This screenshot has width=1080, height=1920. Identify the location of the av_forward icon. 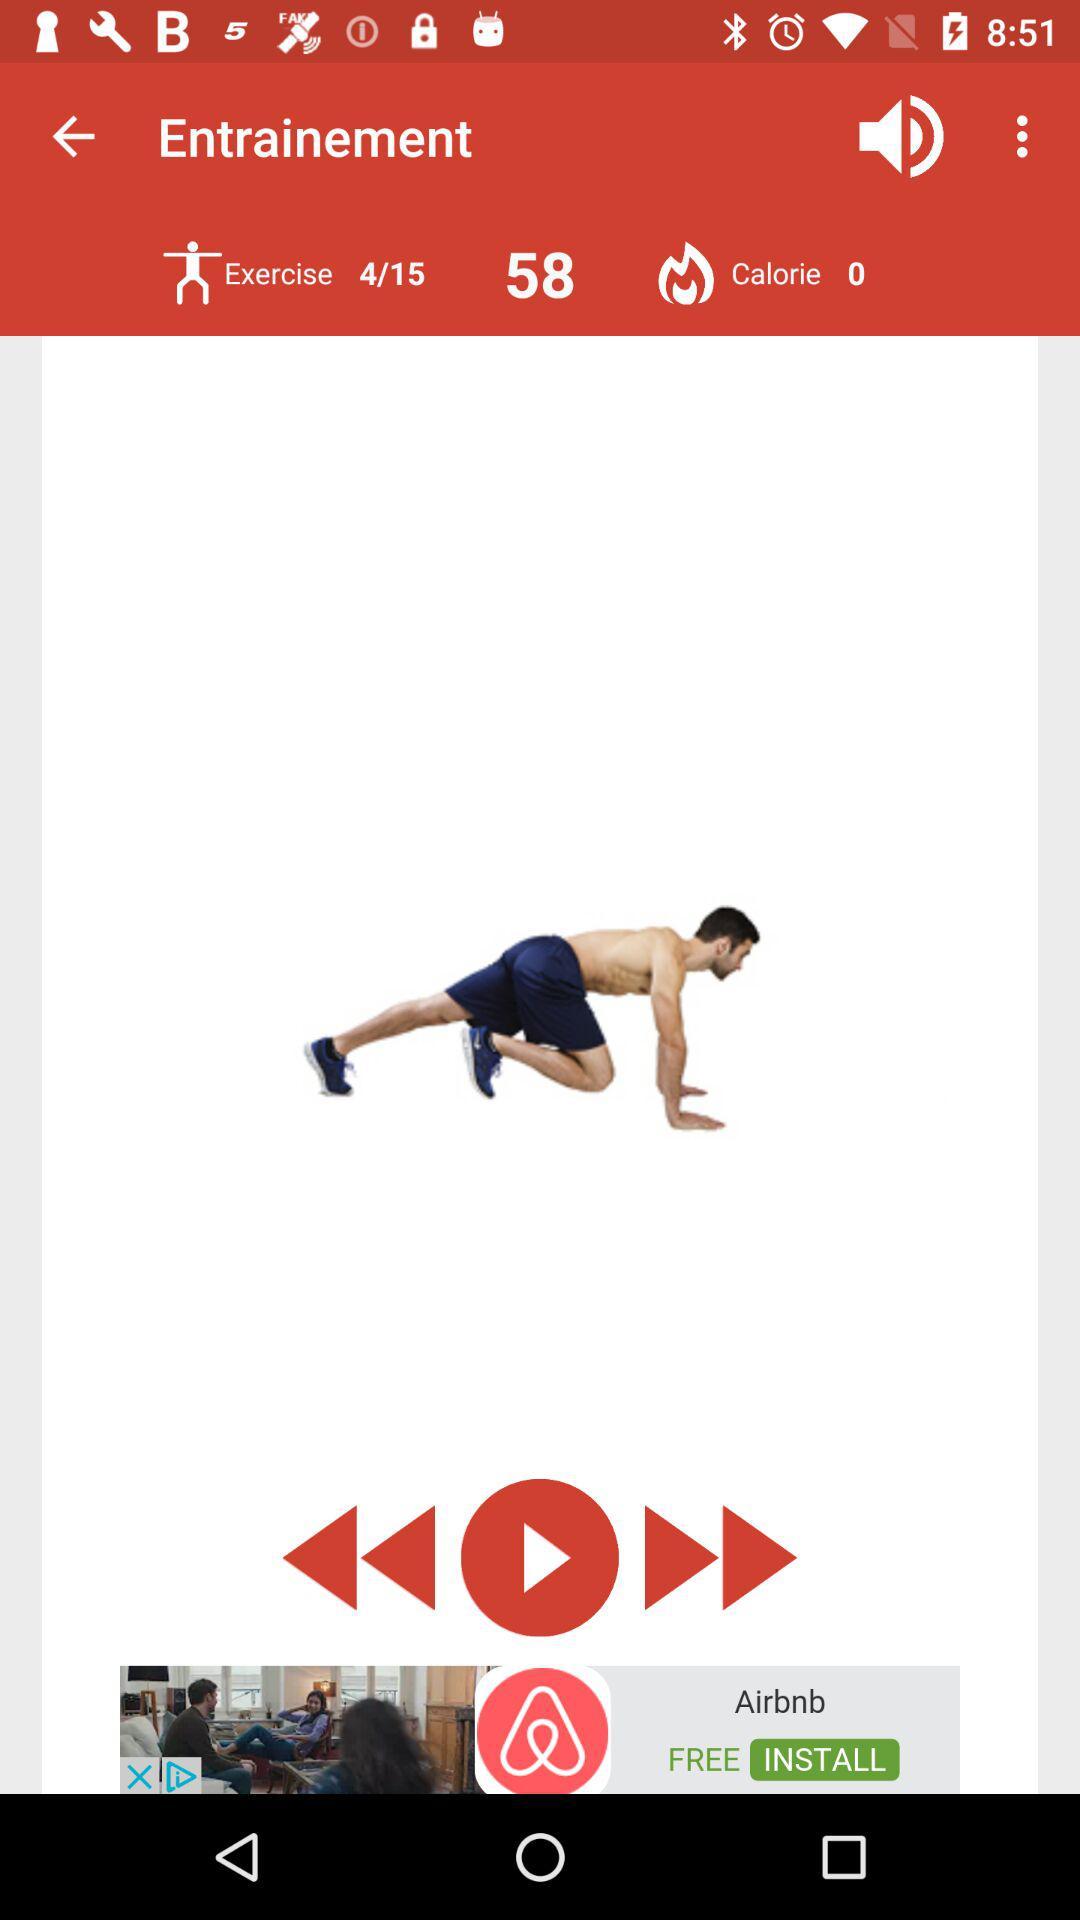
(721, 1556).